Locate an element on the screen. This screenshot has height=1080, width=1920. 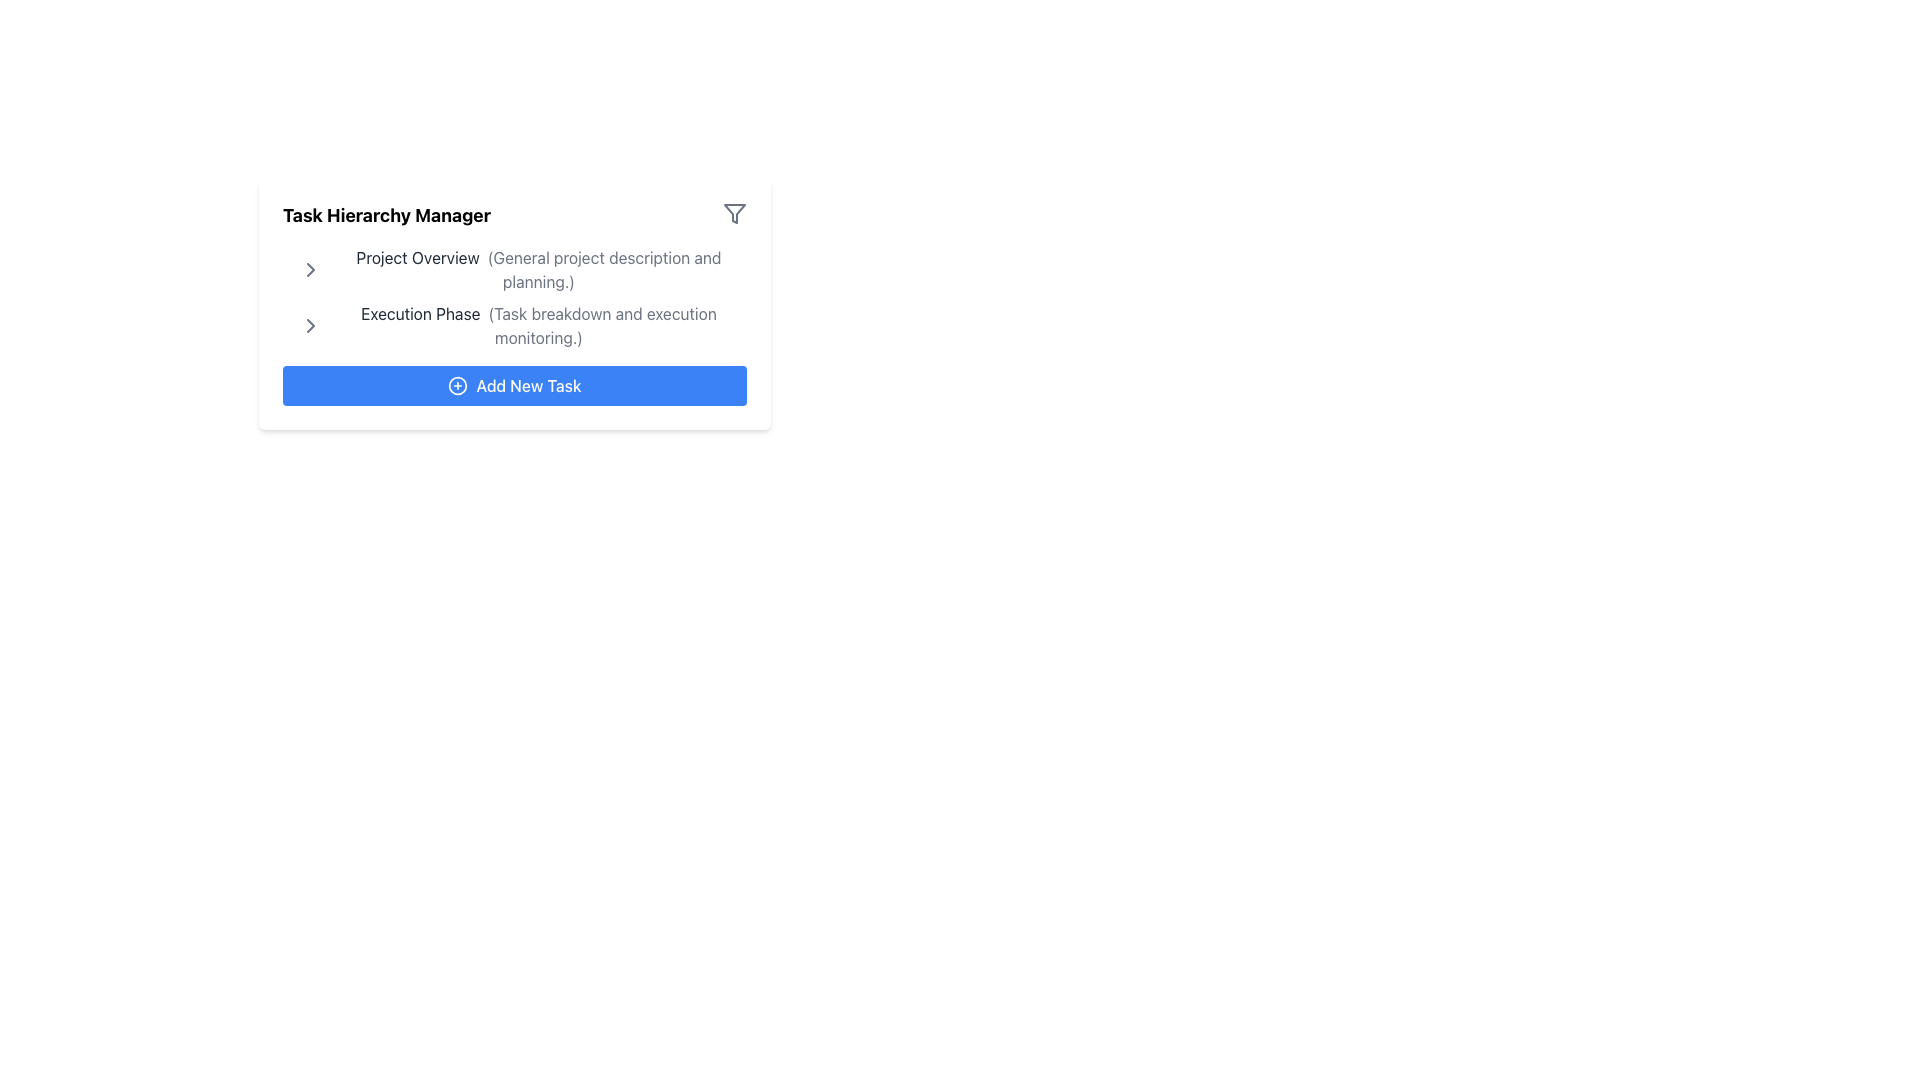
the static text description that provides context for the 'Execution Phase' section, located slightly to the right and below the main section title is located at coordinates (601, 325).